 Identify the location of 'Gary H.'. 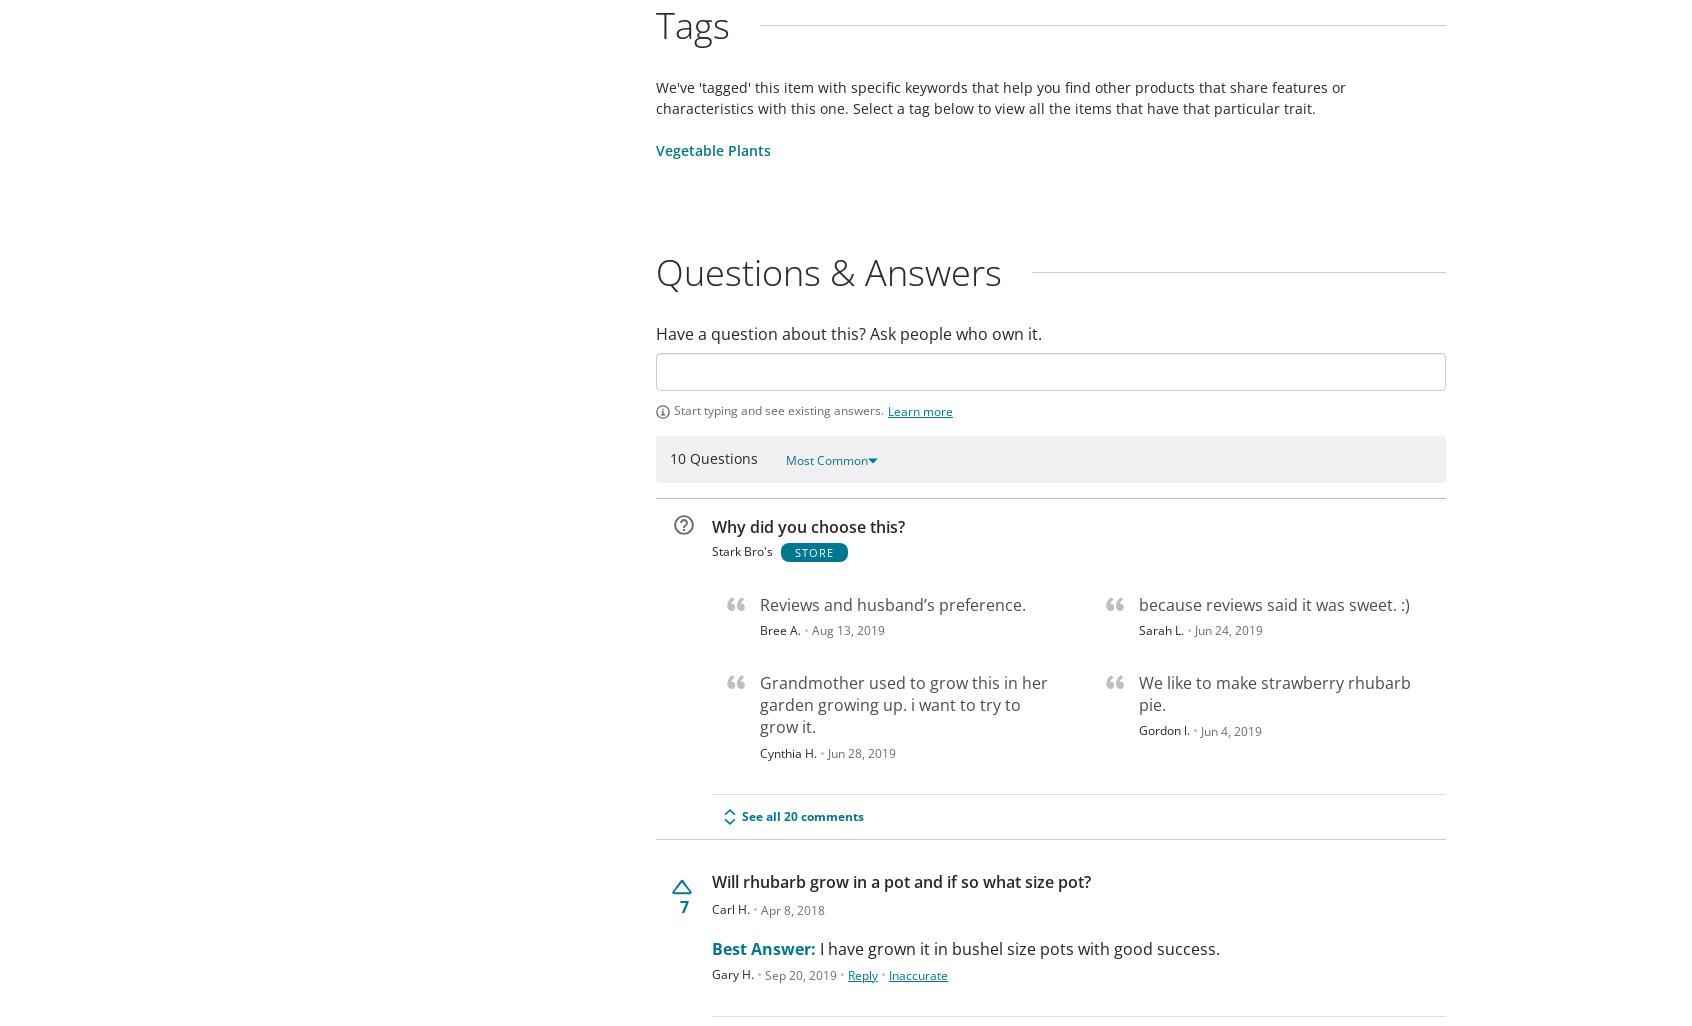
(731, 974).